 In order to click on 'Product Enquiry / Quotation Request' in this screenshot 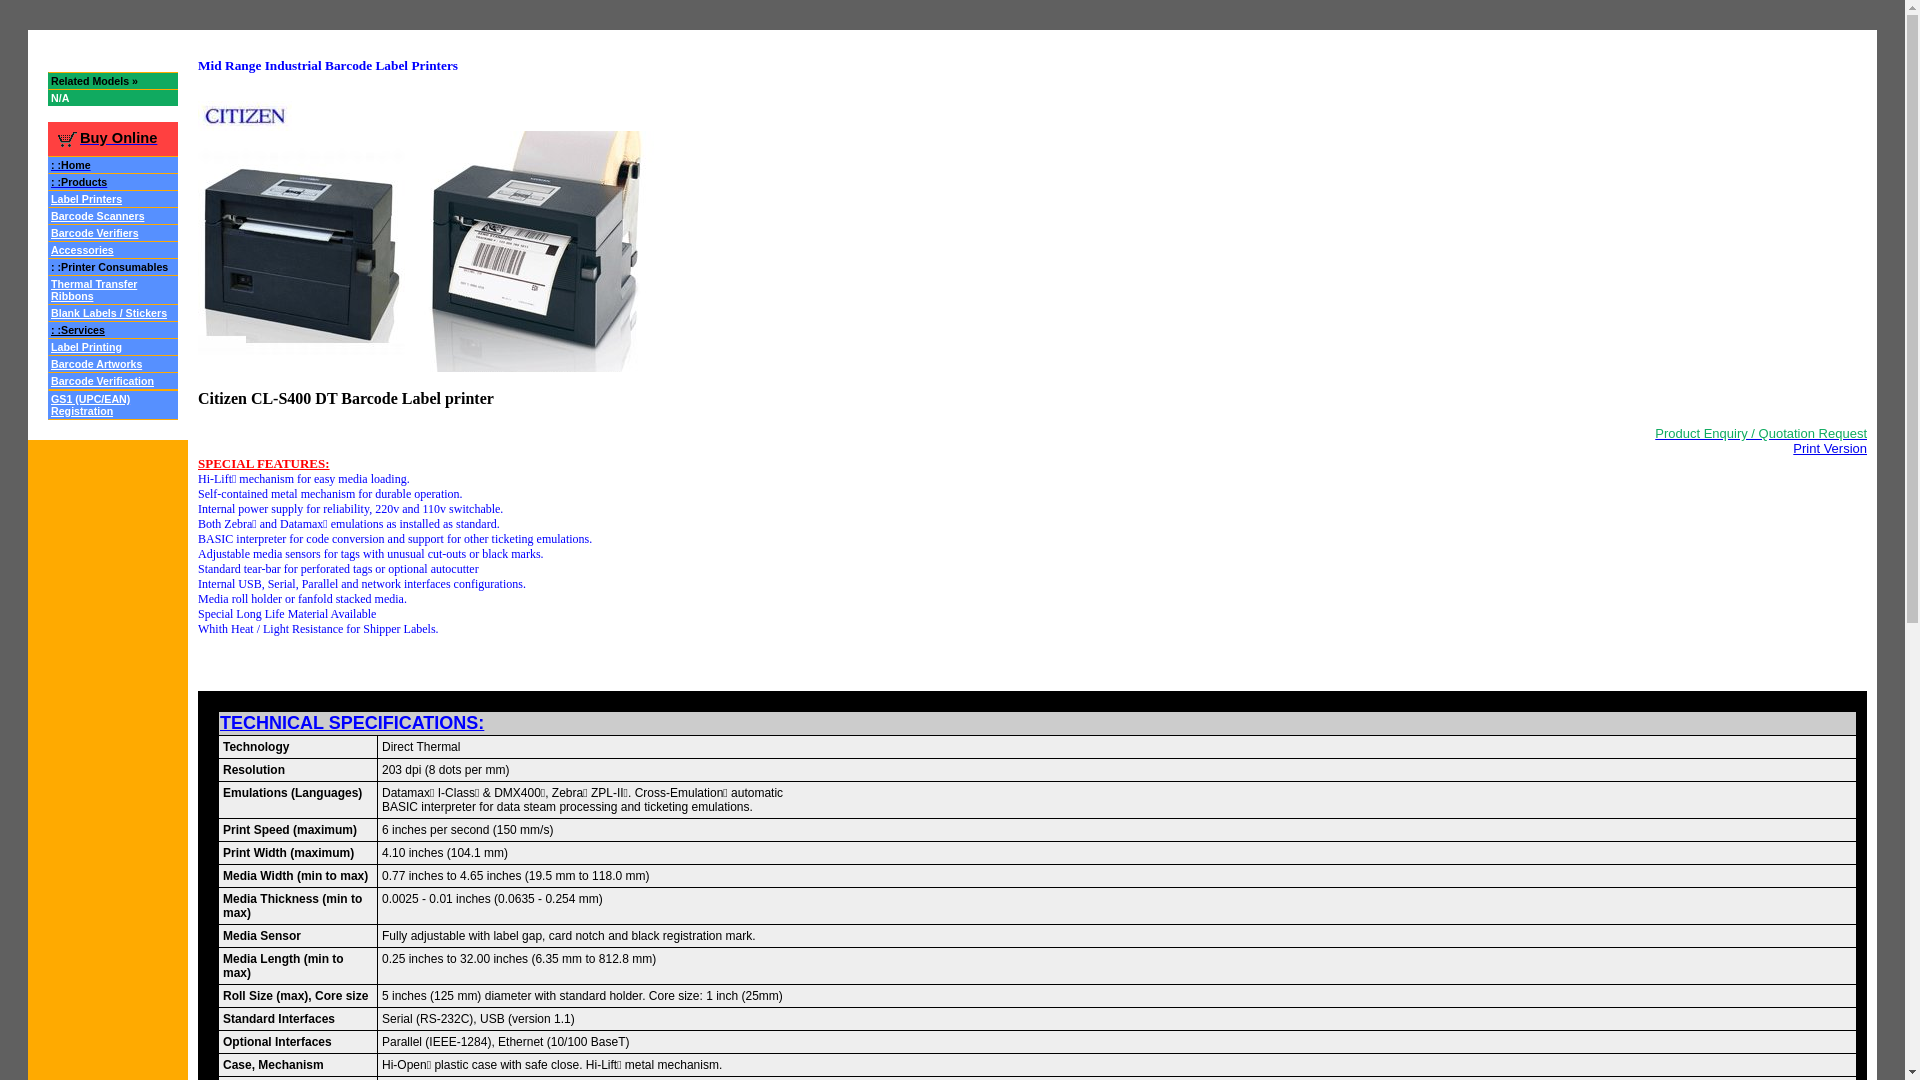, I will do `click(1761, 431)`.